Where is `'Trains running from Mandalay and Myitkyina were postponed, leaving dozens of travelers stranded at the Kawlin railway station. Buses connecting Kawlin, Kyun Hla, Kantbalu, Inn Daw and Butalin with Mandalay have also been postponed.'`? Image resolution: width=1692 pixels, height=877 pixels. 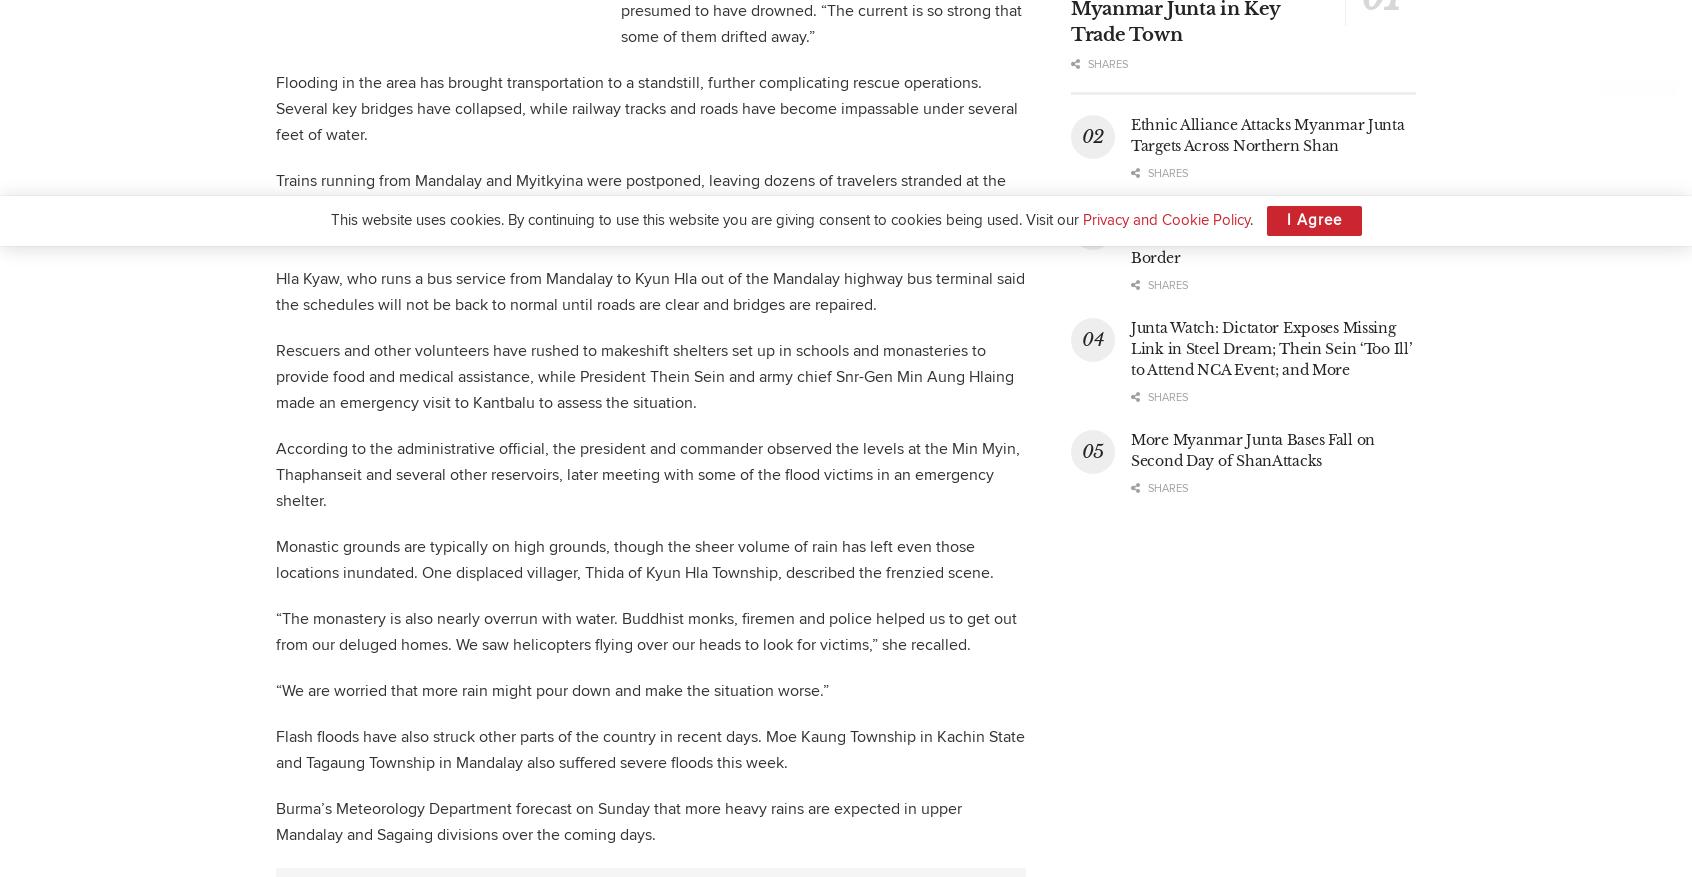
'Trains running from Mandalay and Myitkyina were postponed, leaving dozens of travelers stranded at the Kawlin railway station. Buses connecting Kawlin, Kyun Hla, Kantbalu, Inn Daw and Butalin with Mandalay have also been postponed.' is located at coordinates (275, 205).